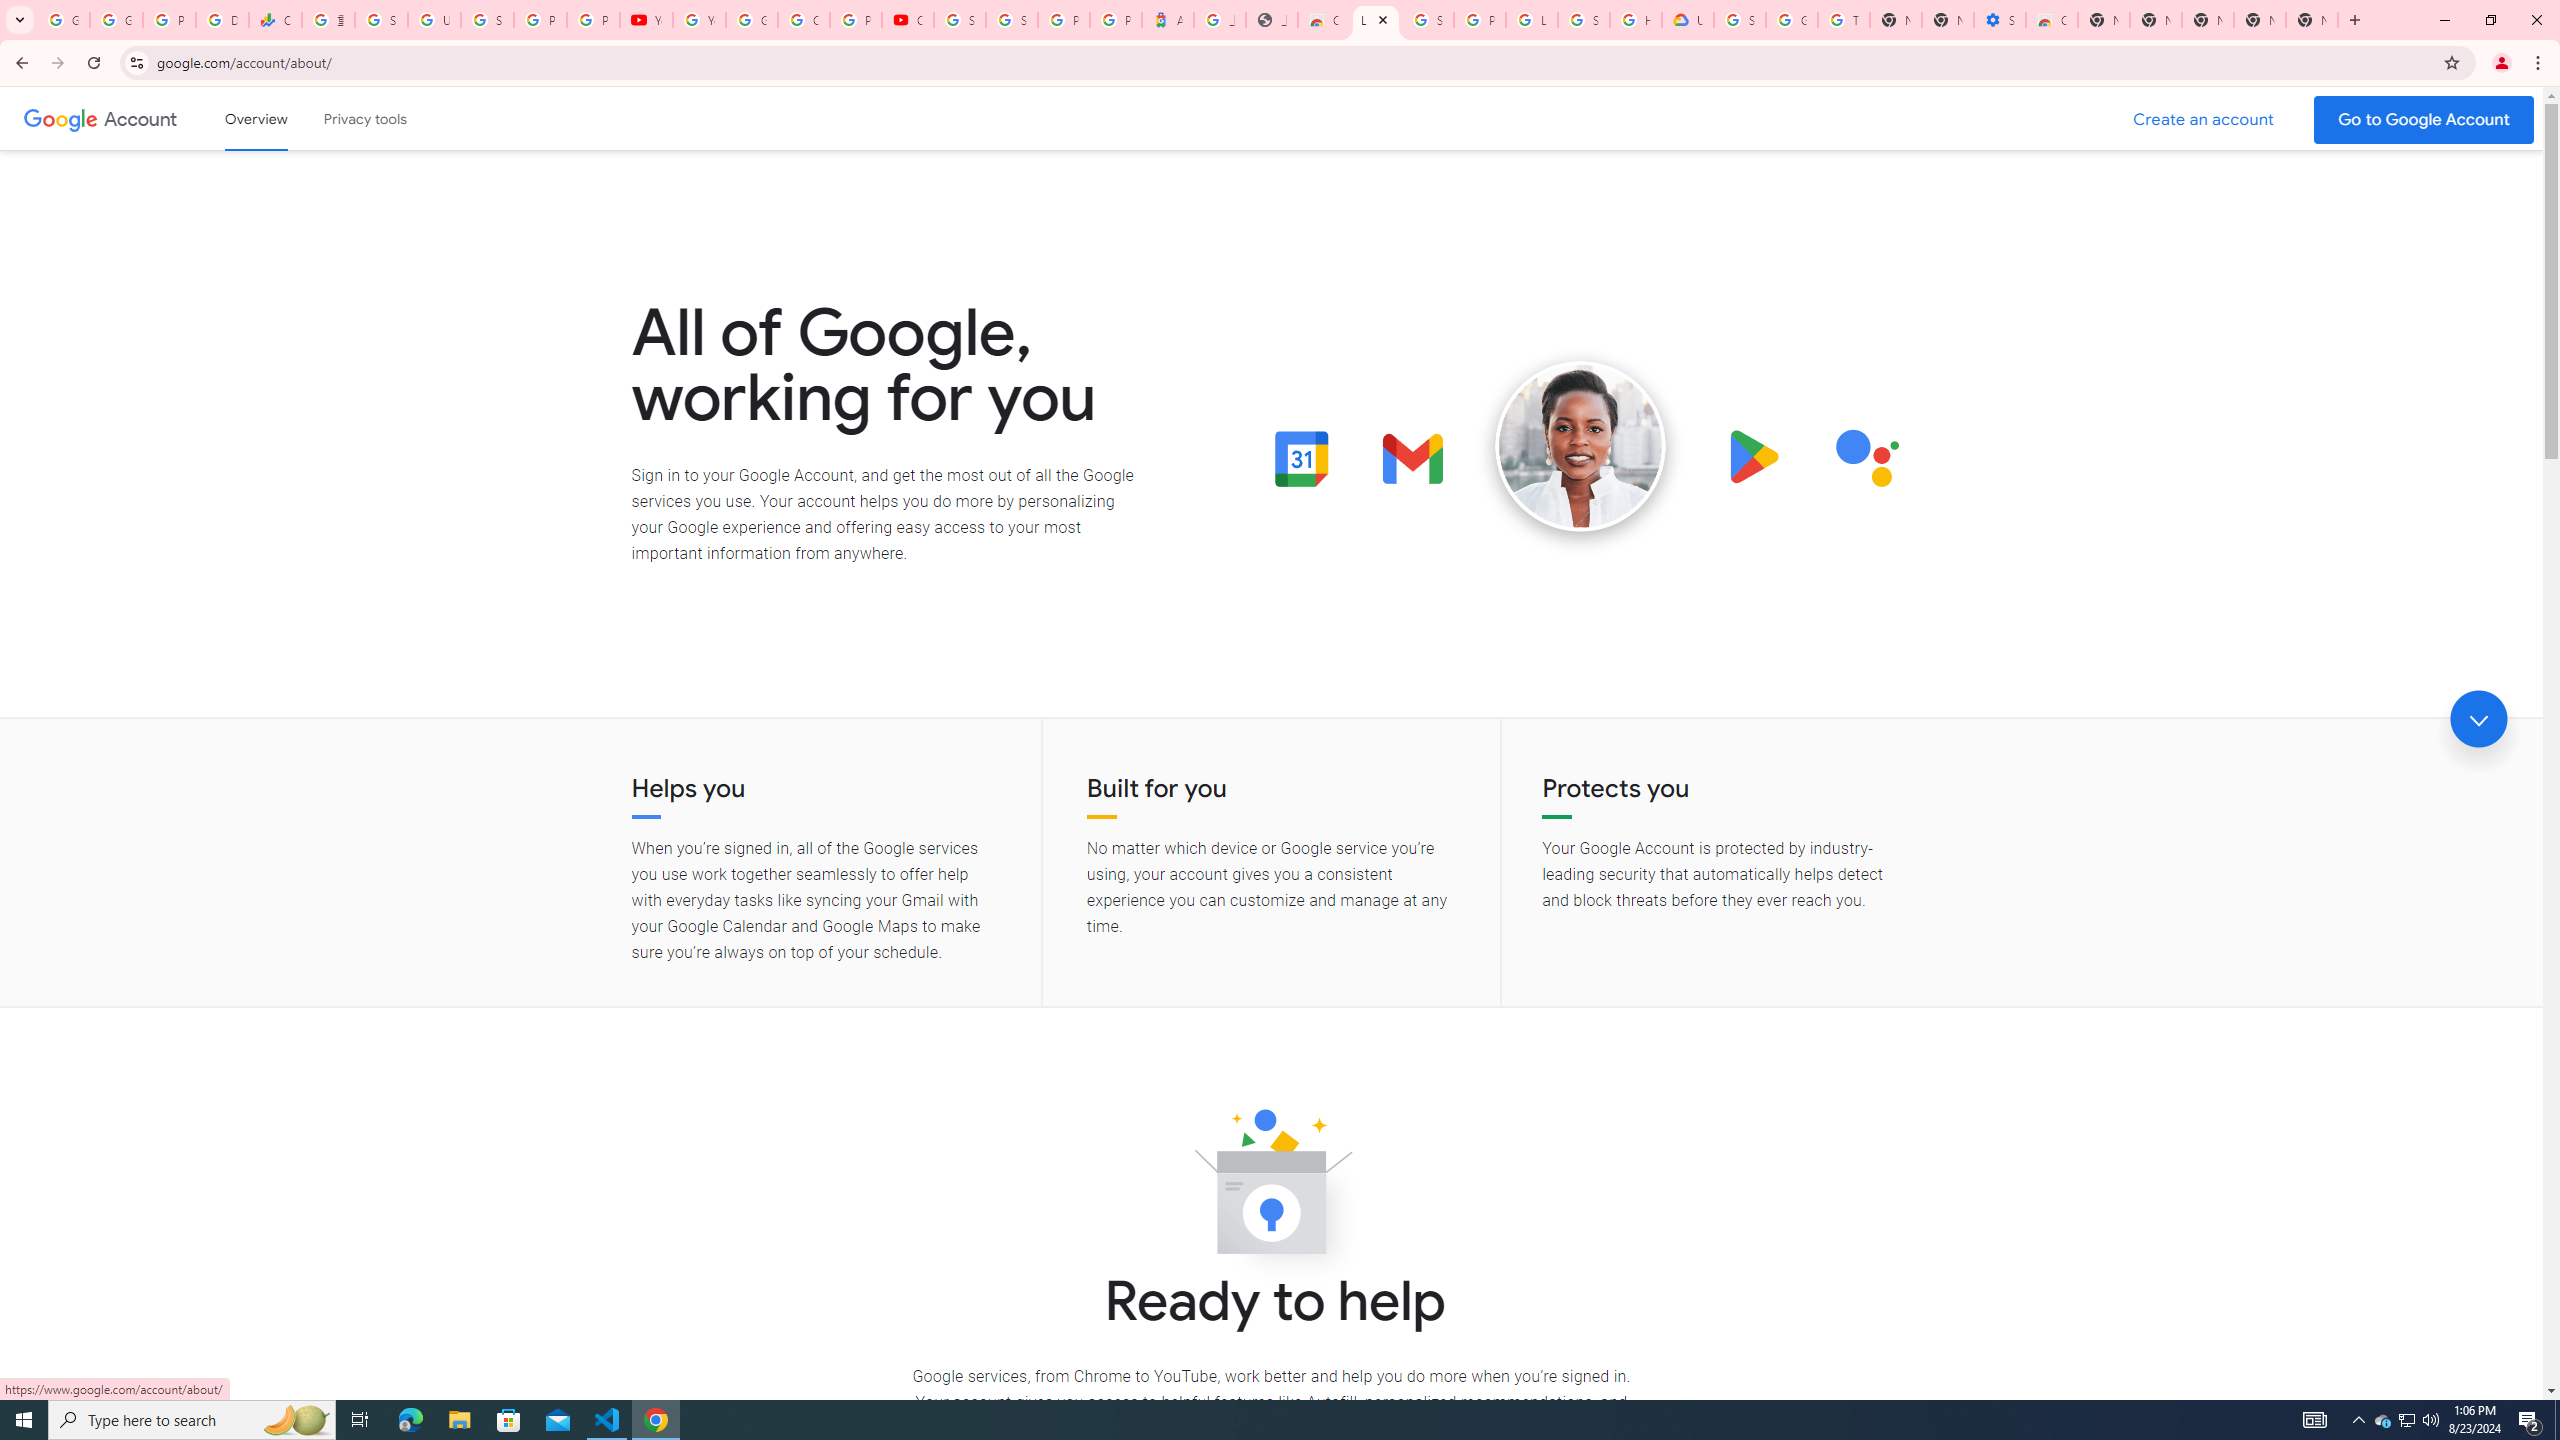  Describe the element at coordinates (363, 118) in the screenshot. I see `'Privacy tools'` at that location.